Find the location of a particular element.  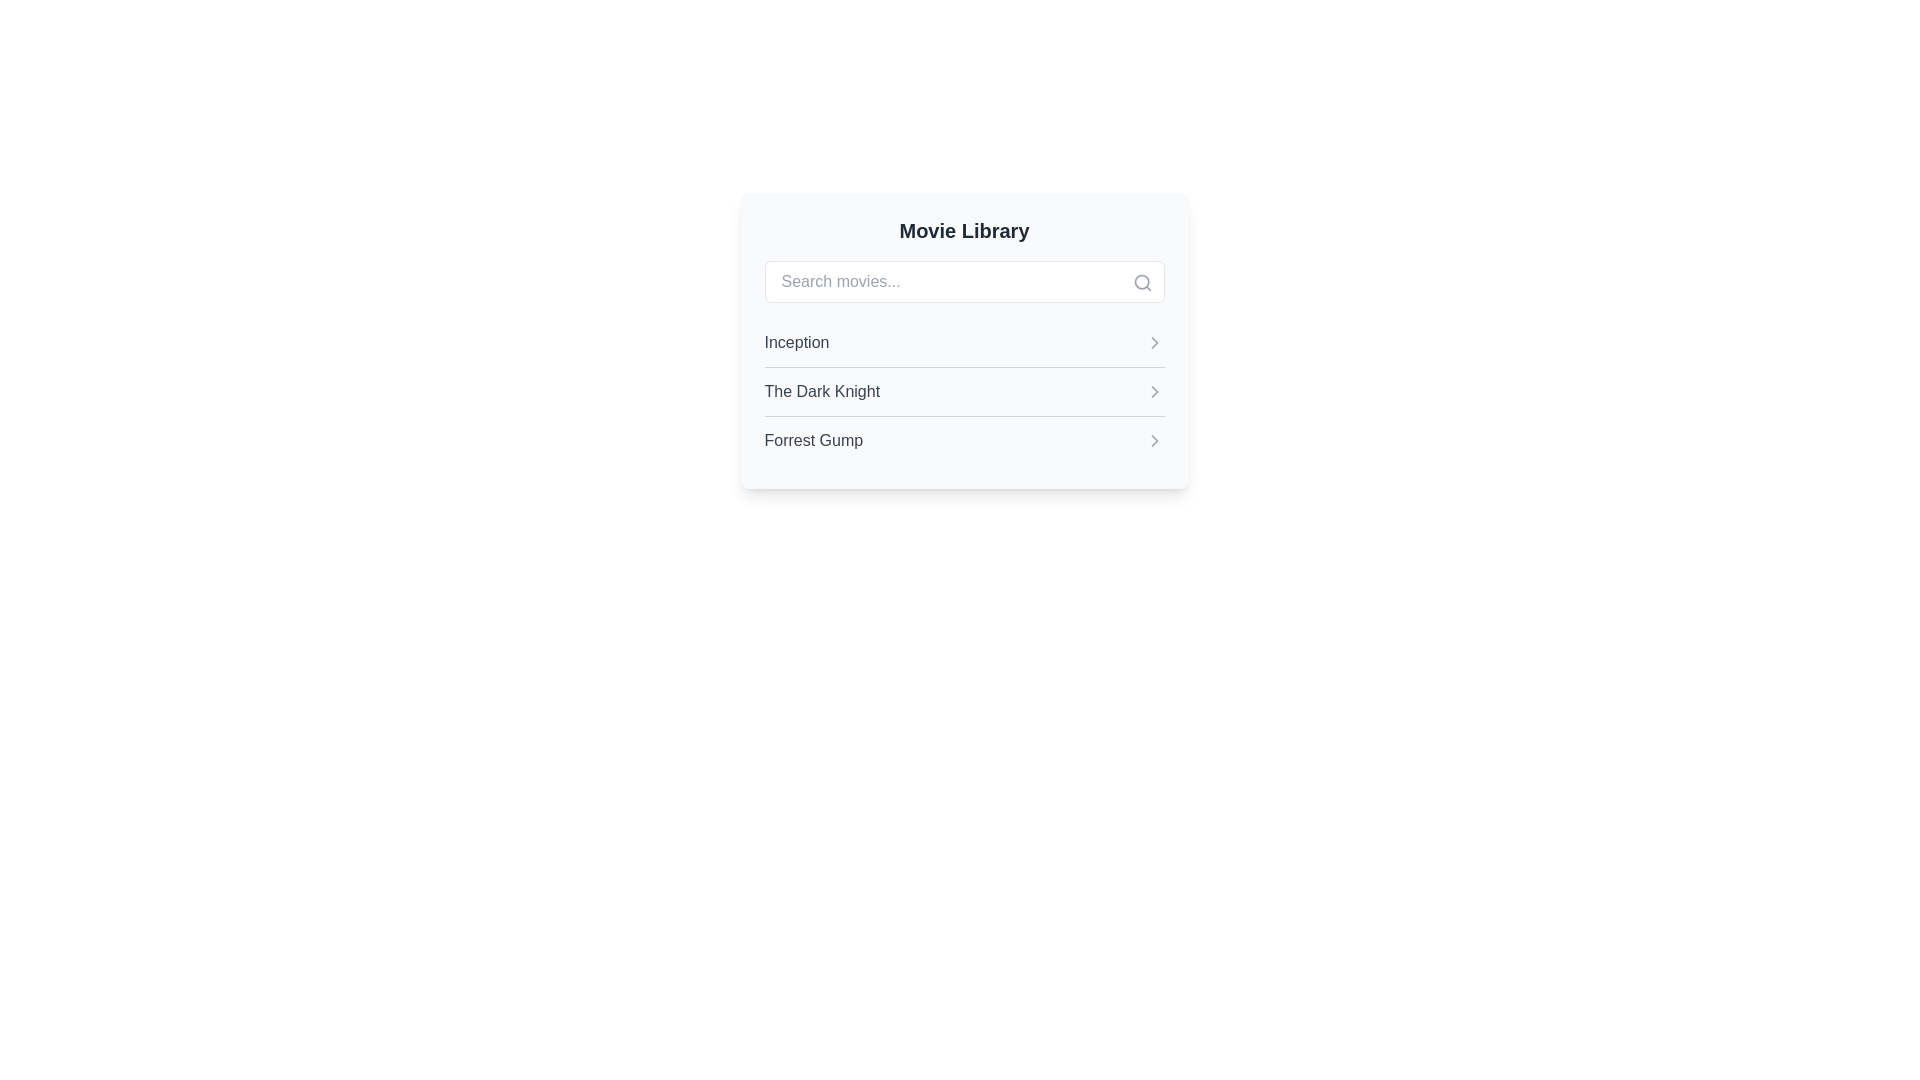

the text label displaying the movie title 'Forrest Gump' is located at coordinates (813, 439).